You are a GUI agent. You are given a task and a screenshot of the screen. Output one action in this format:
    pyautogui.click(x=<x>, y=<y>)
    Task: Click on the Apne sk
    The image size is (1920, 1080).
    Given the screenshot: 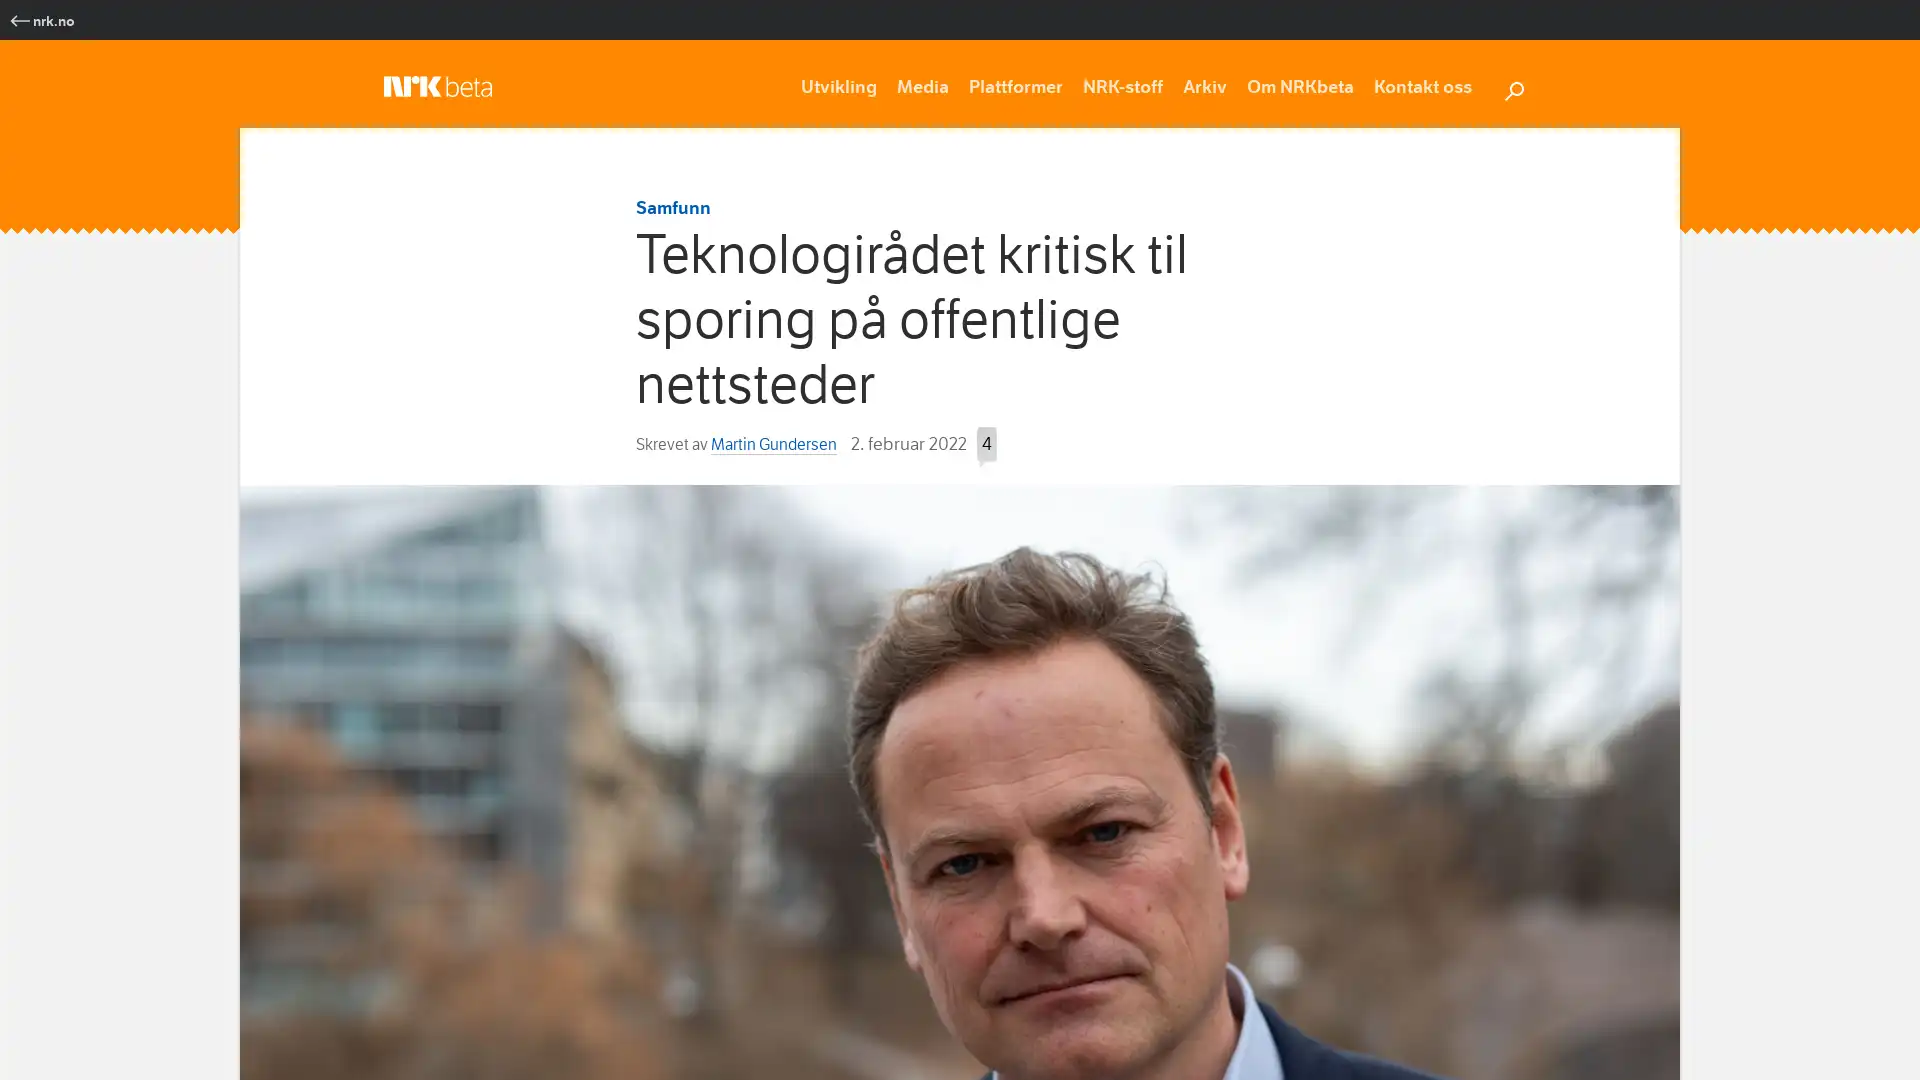 What is the action you would take?
    pyautogui.click(x=1513, y=87)
    